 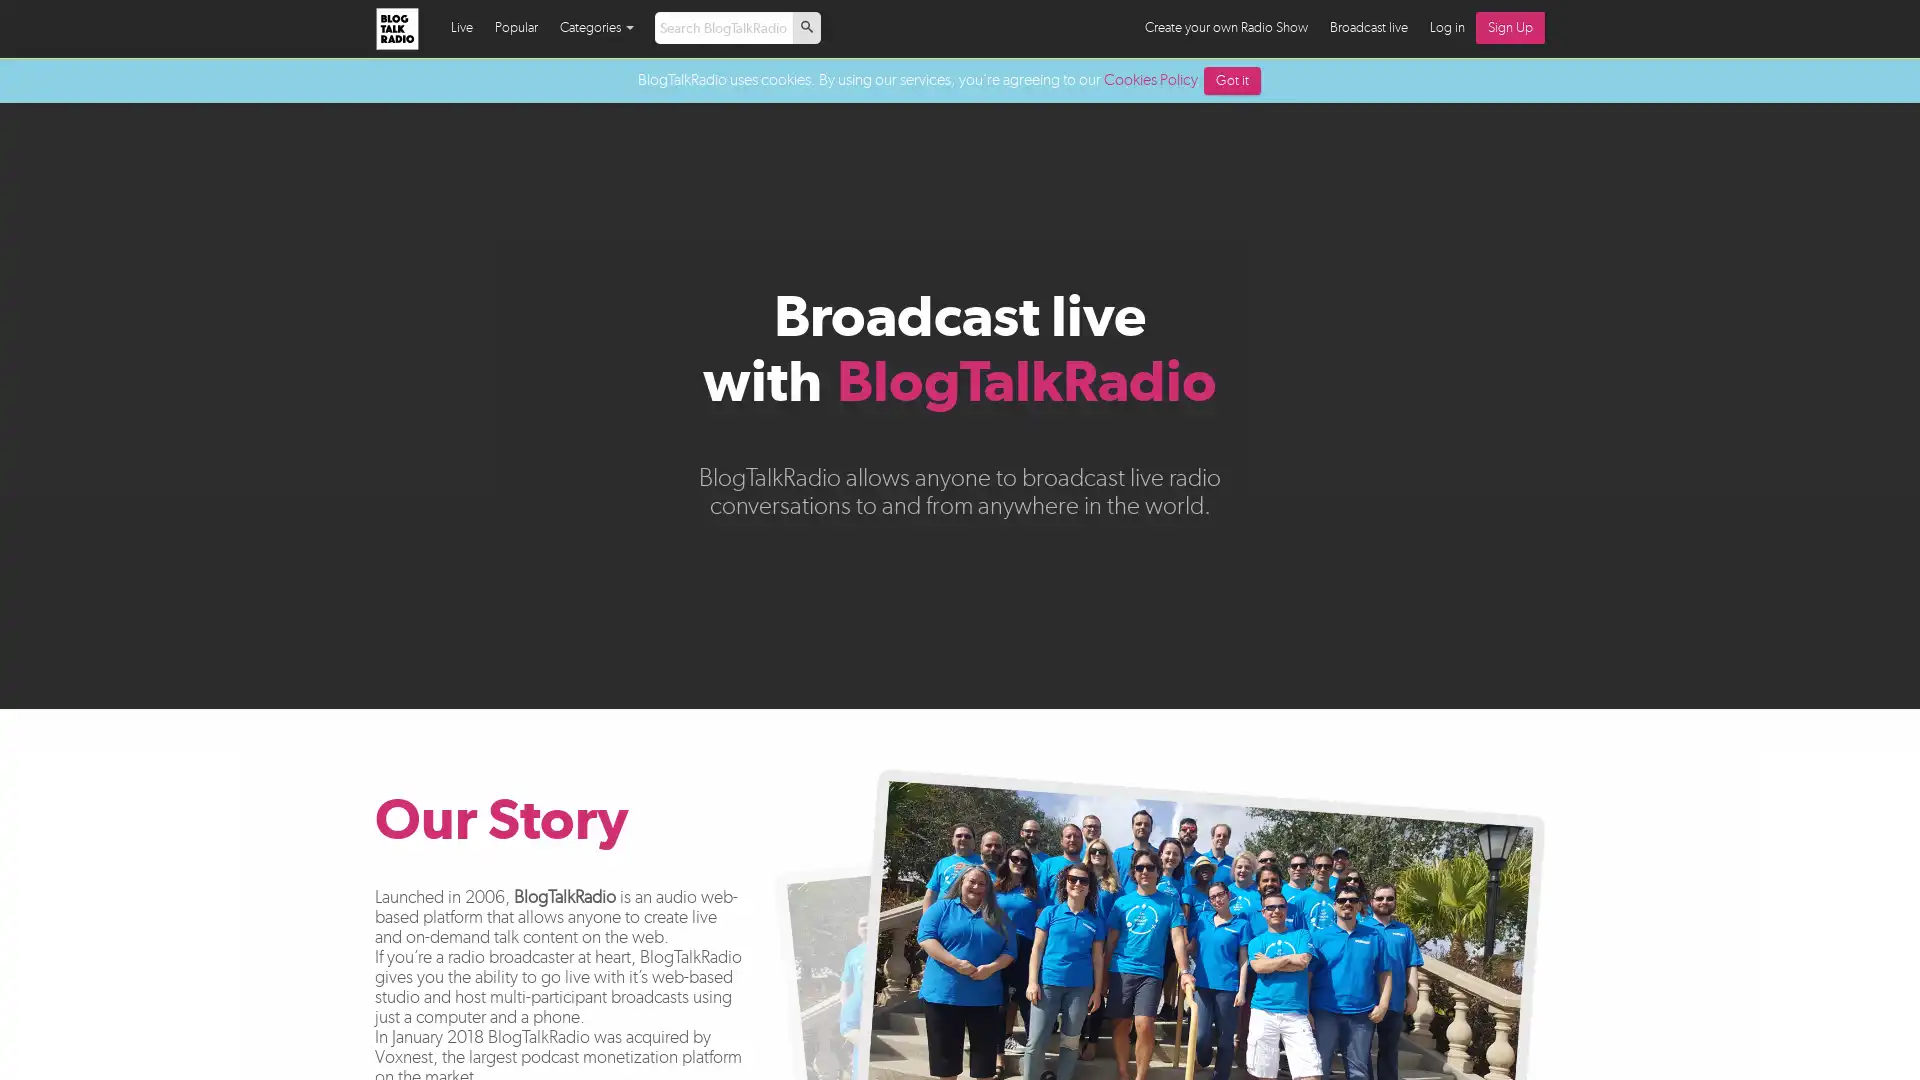 What do you see at coordinates (806, 27) in the screenshot?
I see `p` at bounding box center [806, 27].